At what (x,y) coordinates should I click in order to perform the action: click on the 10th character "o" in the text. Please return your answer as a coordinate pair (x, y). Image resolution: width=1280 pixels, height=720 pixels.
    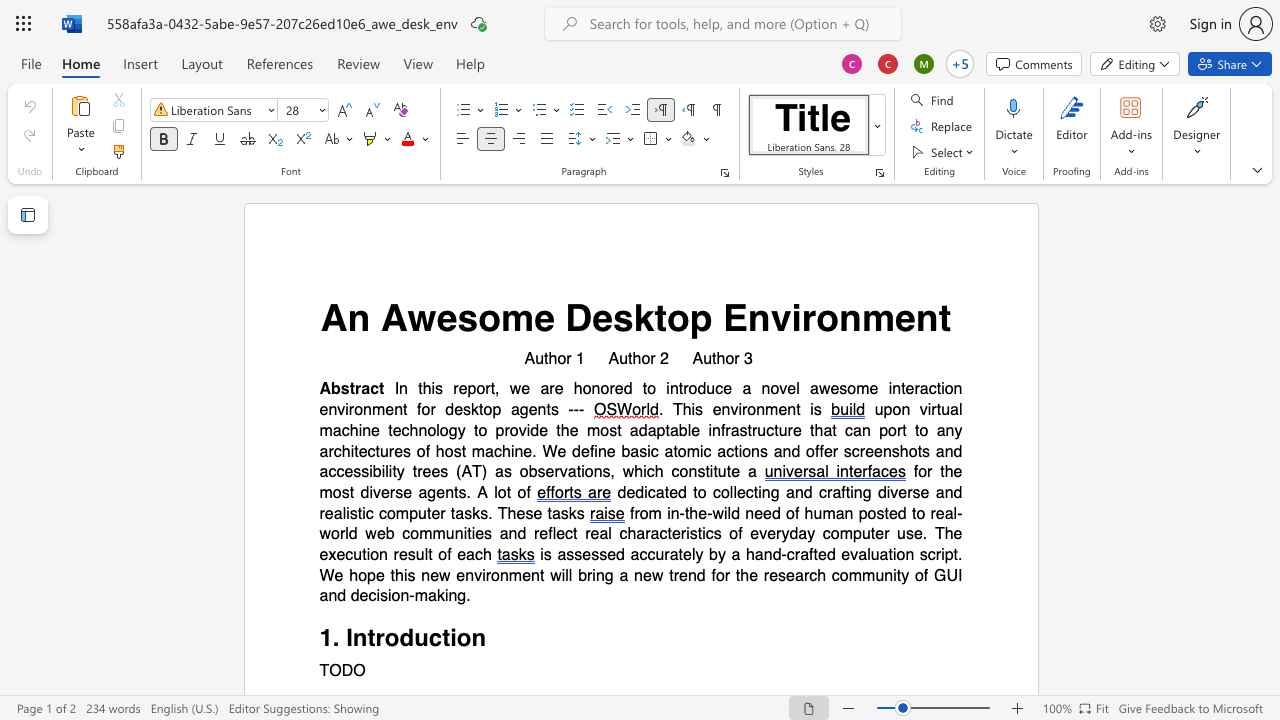
    Looking at the image, I should click on (424, 409).